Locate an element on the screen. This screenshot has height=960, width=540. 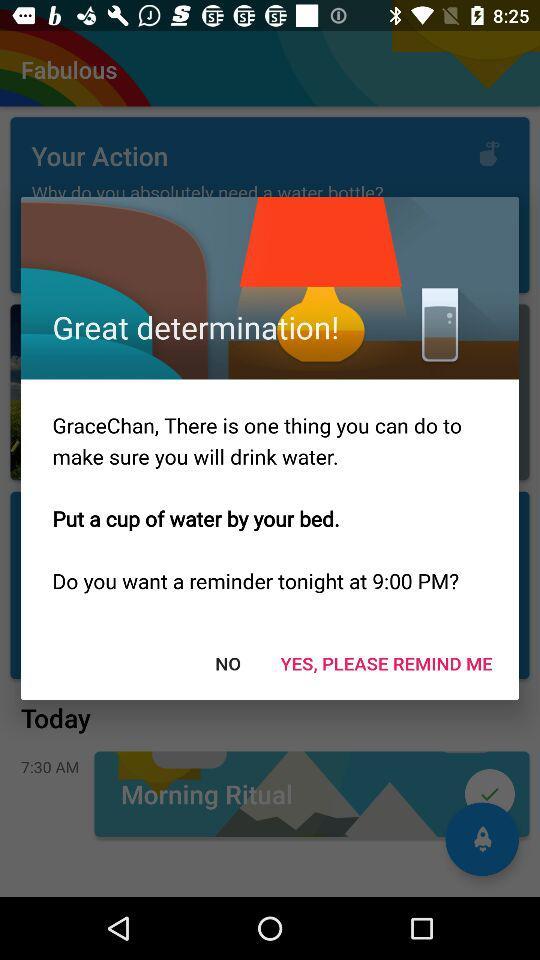
the no icon is located at coordinates (226, 663).